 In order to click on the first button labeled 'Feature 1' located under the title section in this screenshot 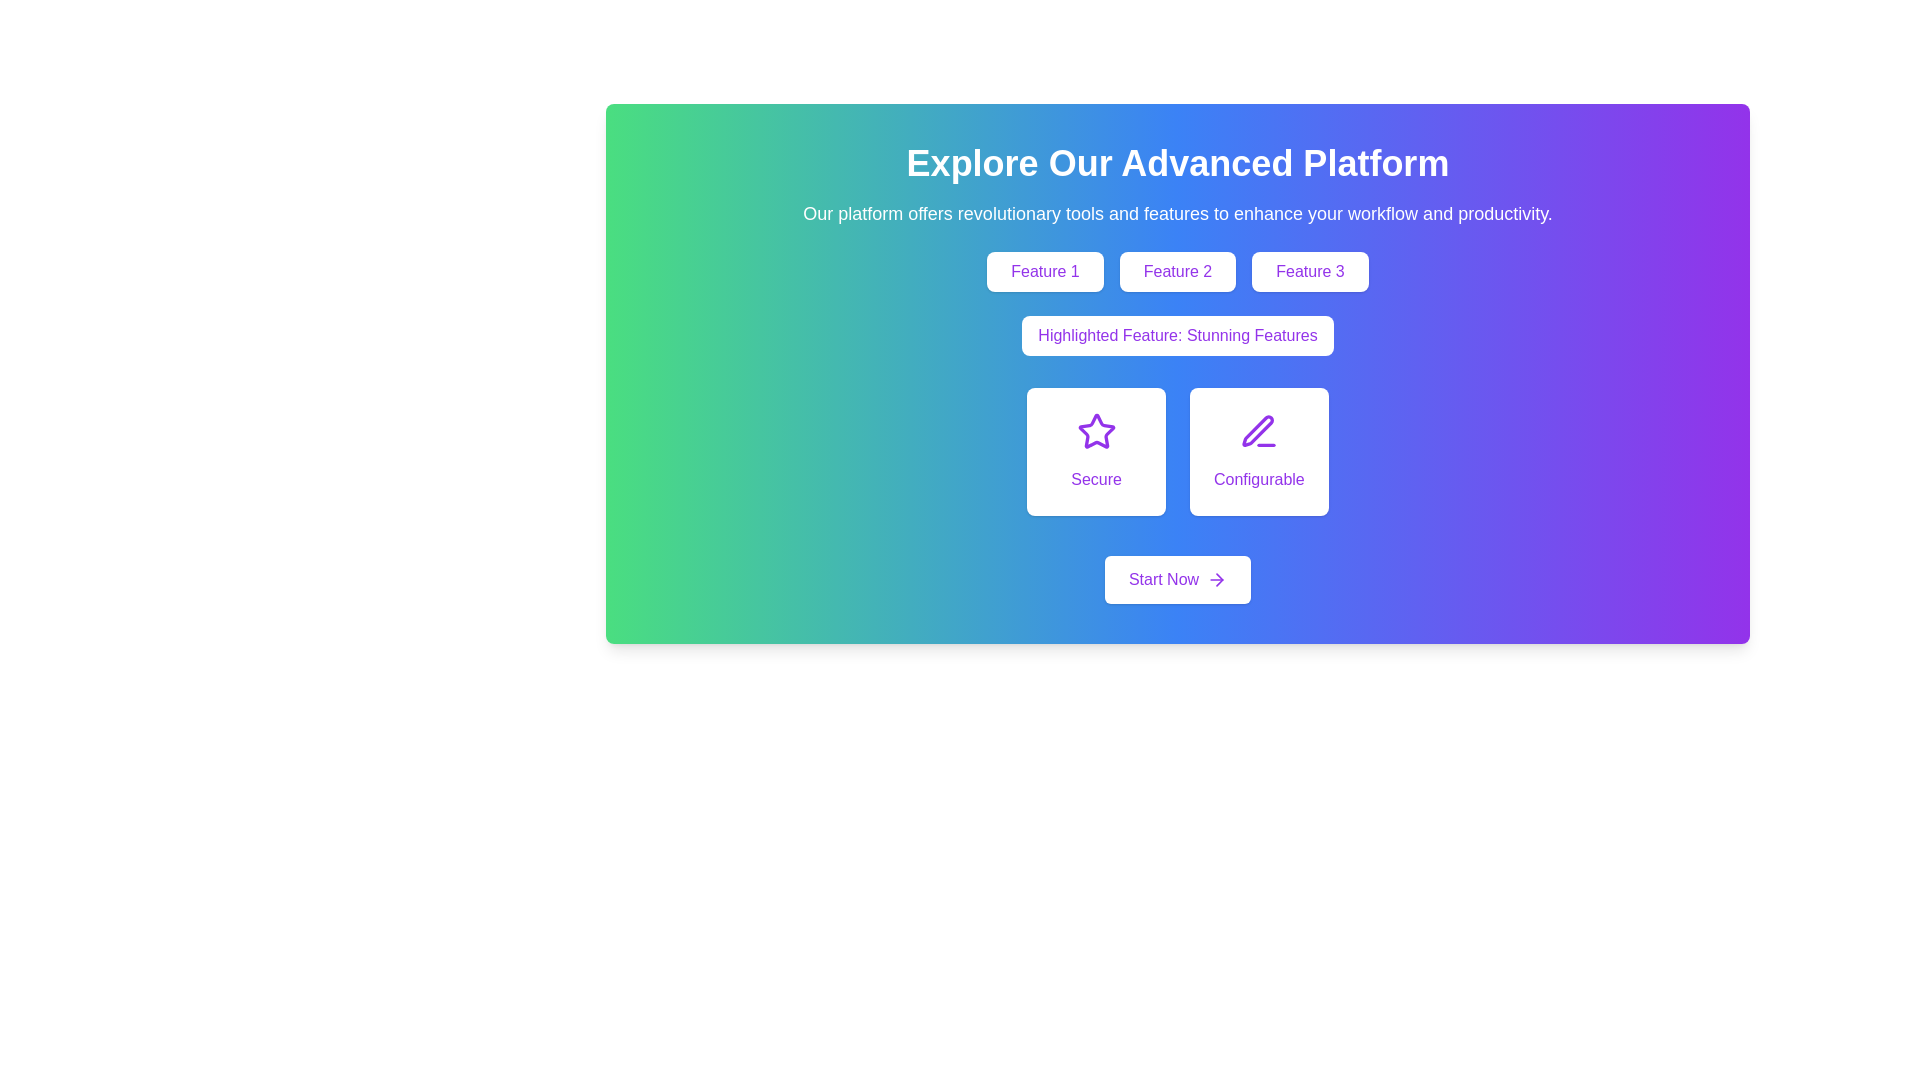, I will do `click(1044, 272)`.